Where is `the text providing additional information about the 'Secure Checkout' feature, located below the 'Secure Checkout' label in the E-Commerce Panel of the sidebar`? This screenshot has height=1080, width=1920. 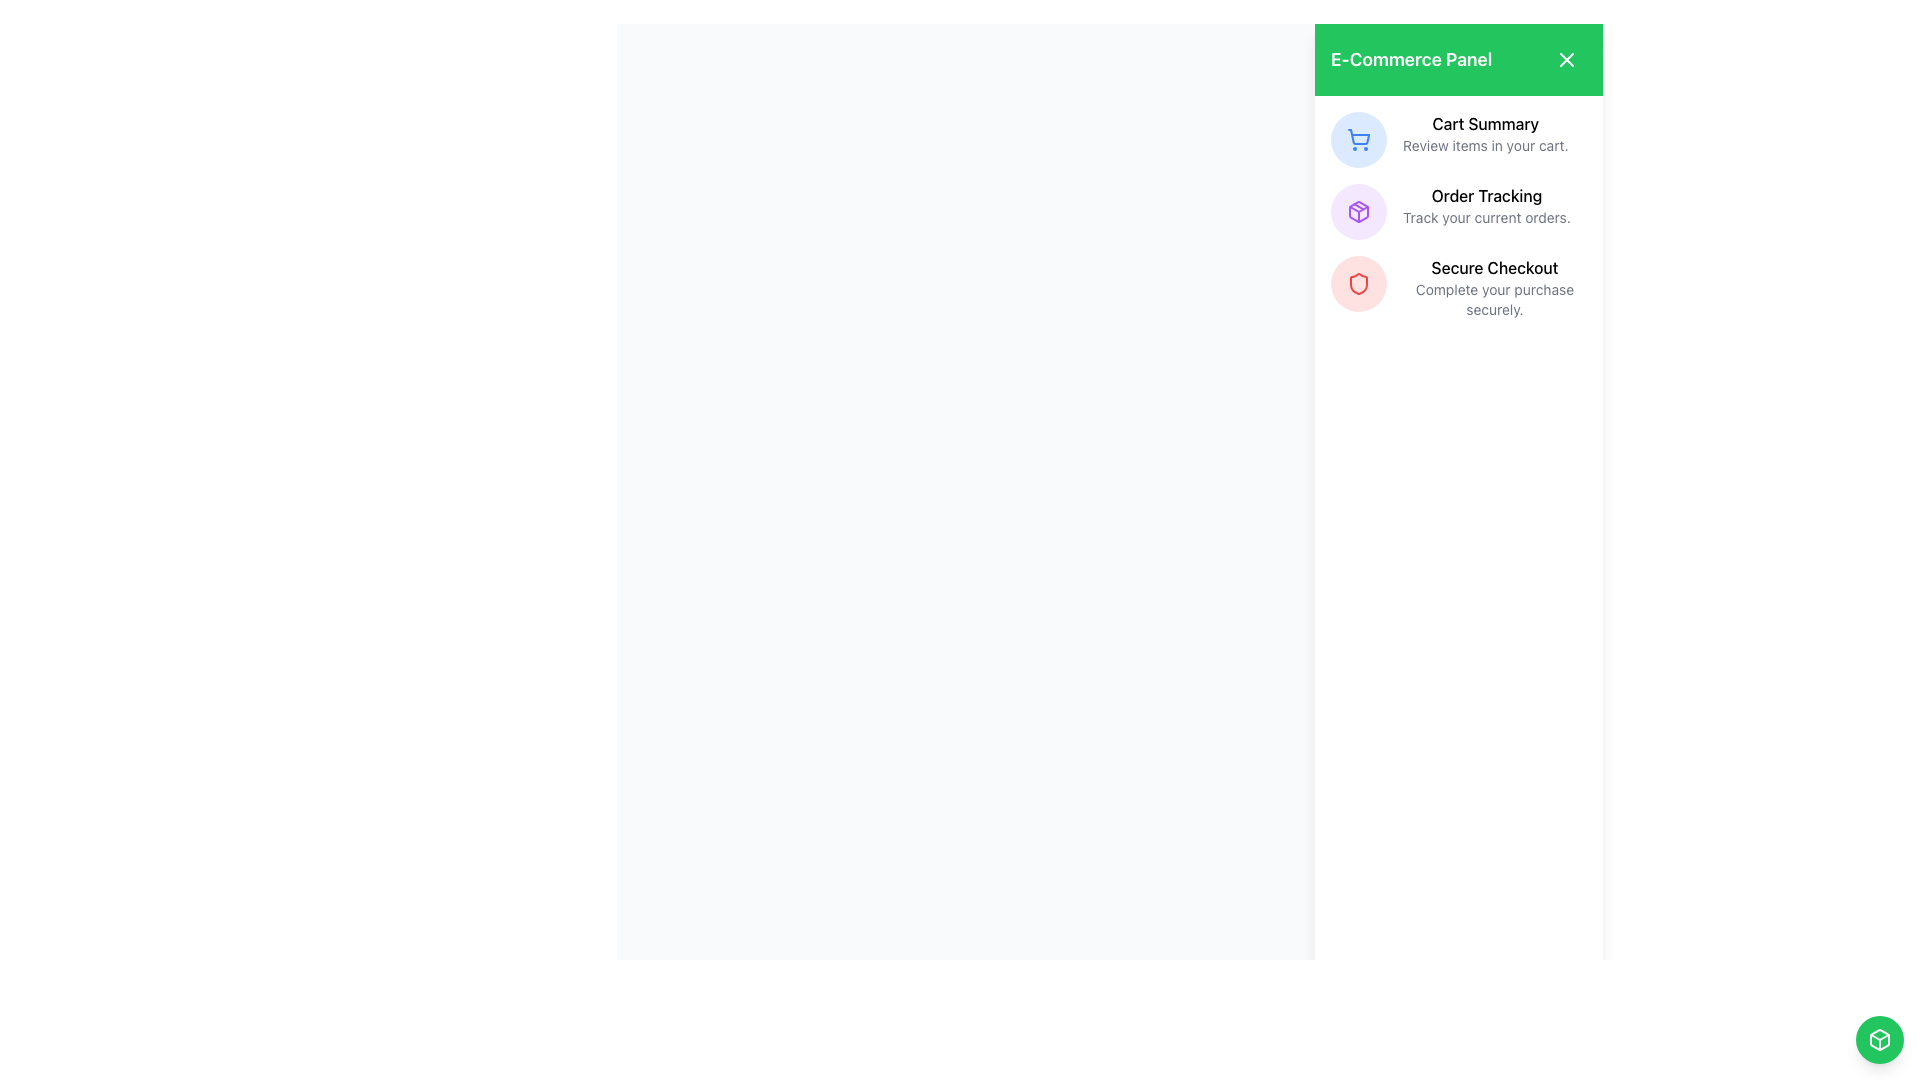
the text providing additional information about the 'Secure Checkout' feature, located below the 'Secure Checkout' label in the E-Commerce Panel of the sidebar is located at coordinates (1494, 300).